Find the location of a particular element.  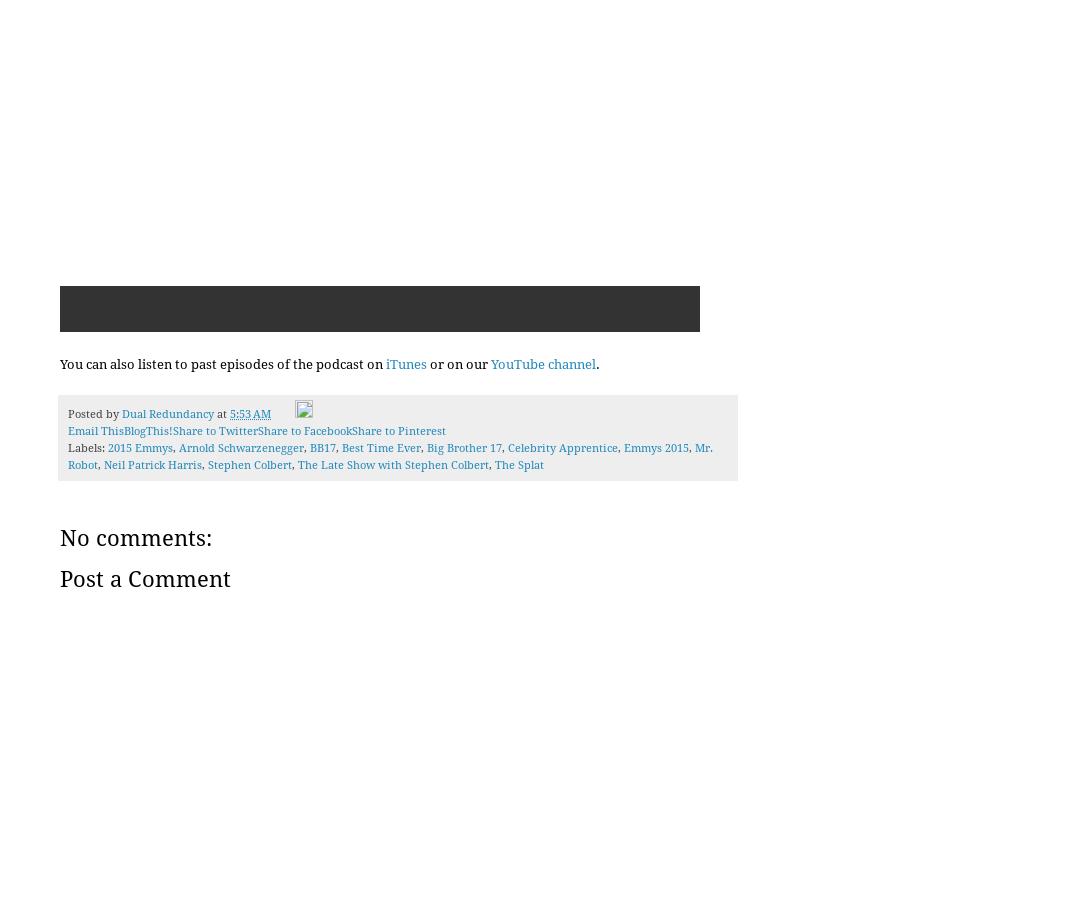

'BB17' is located at coordinates (323, 447).